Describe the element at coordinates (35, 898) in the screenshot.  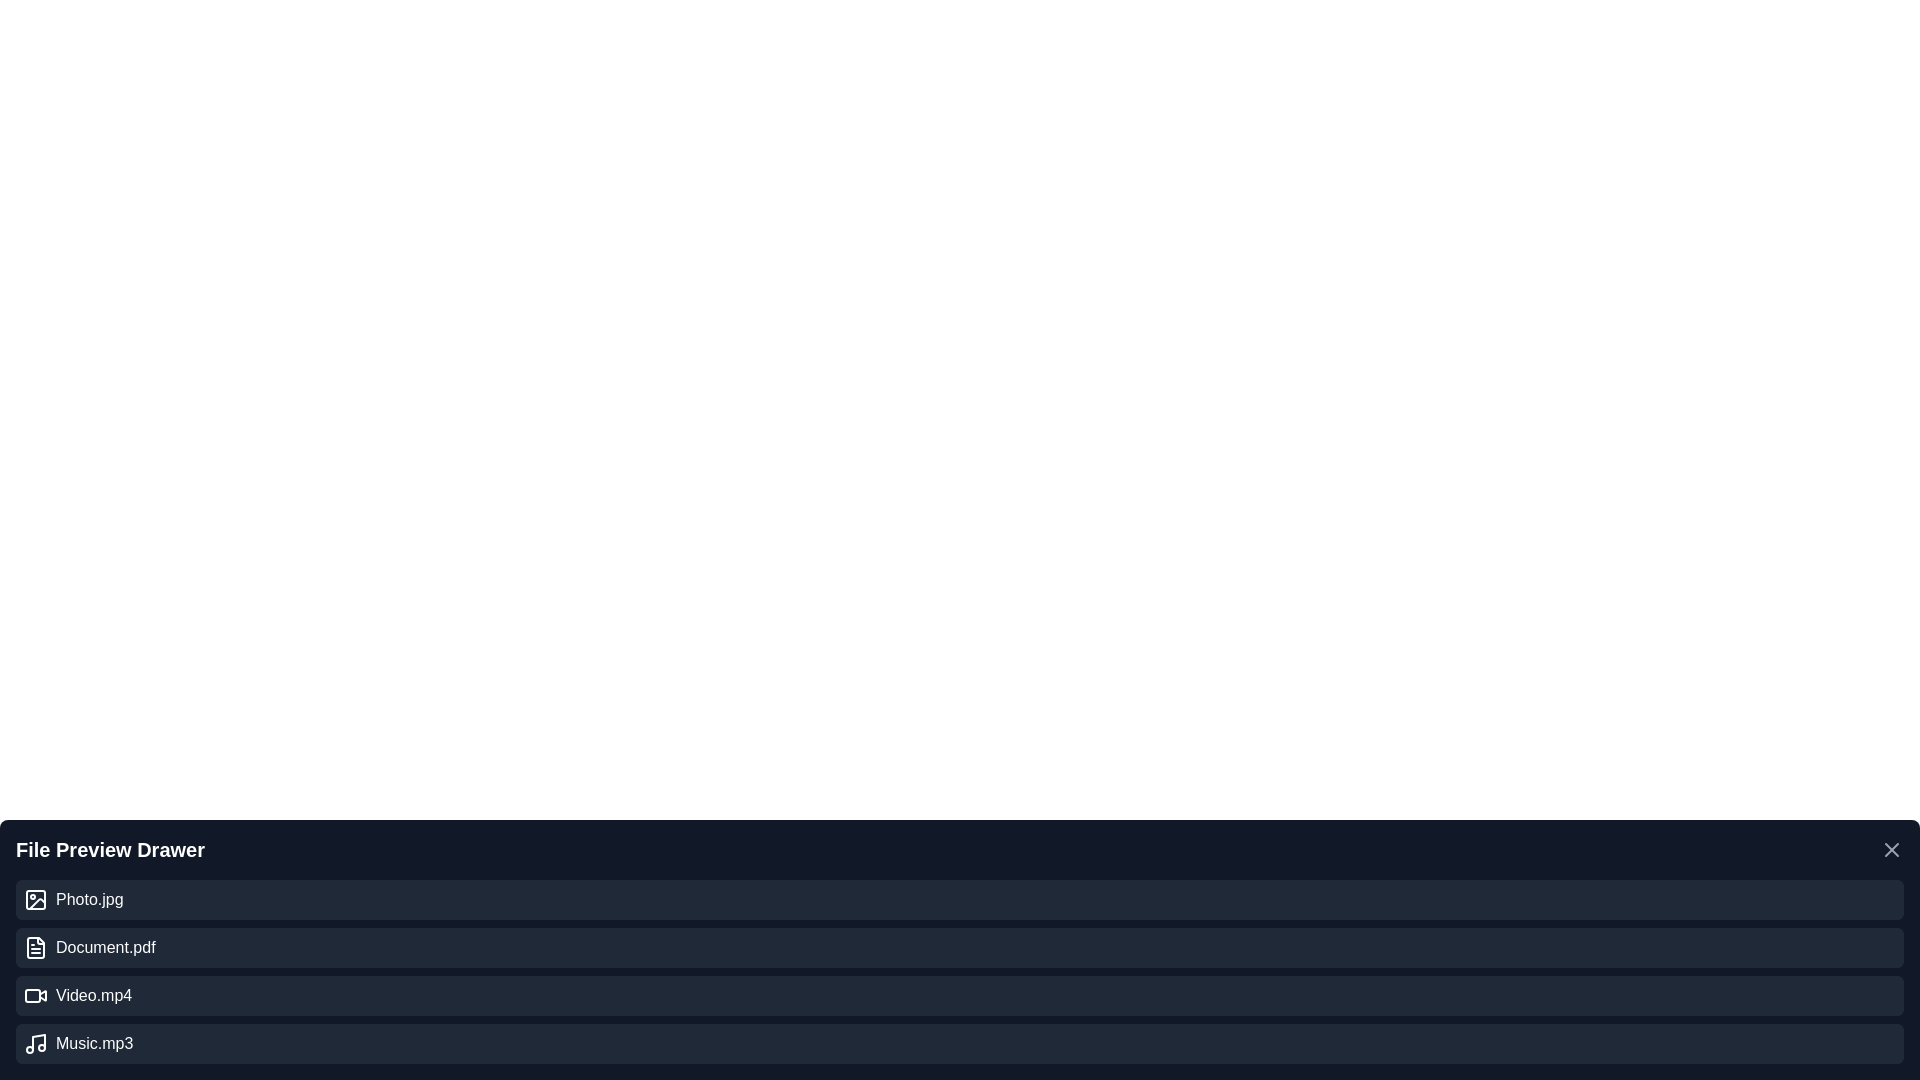
I see `the small rectangular icon with rounded corners located beside the label 'Photo.jpg' in the sidebar of the 'File Preview Drawer'` at that location.